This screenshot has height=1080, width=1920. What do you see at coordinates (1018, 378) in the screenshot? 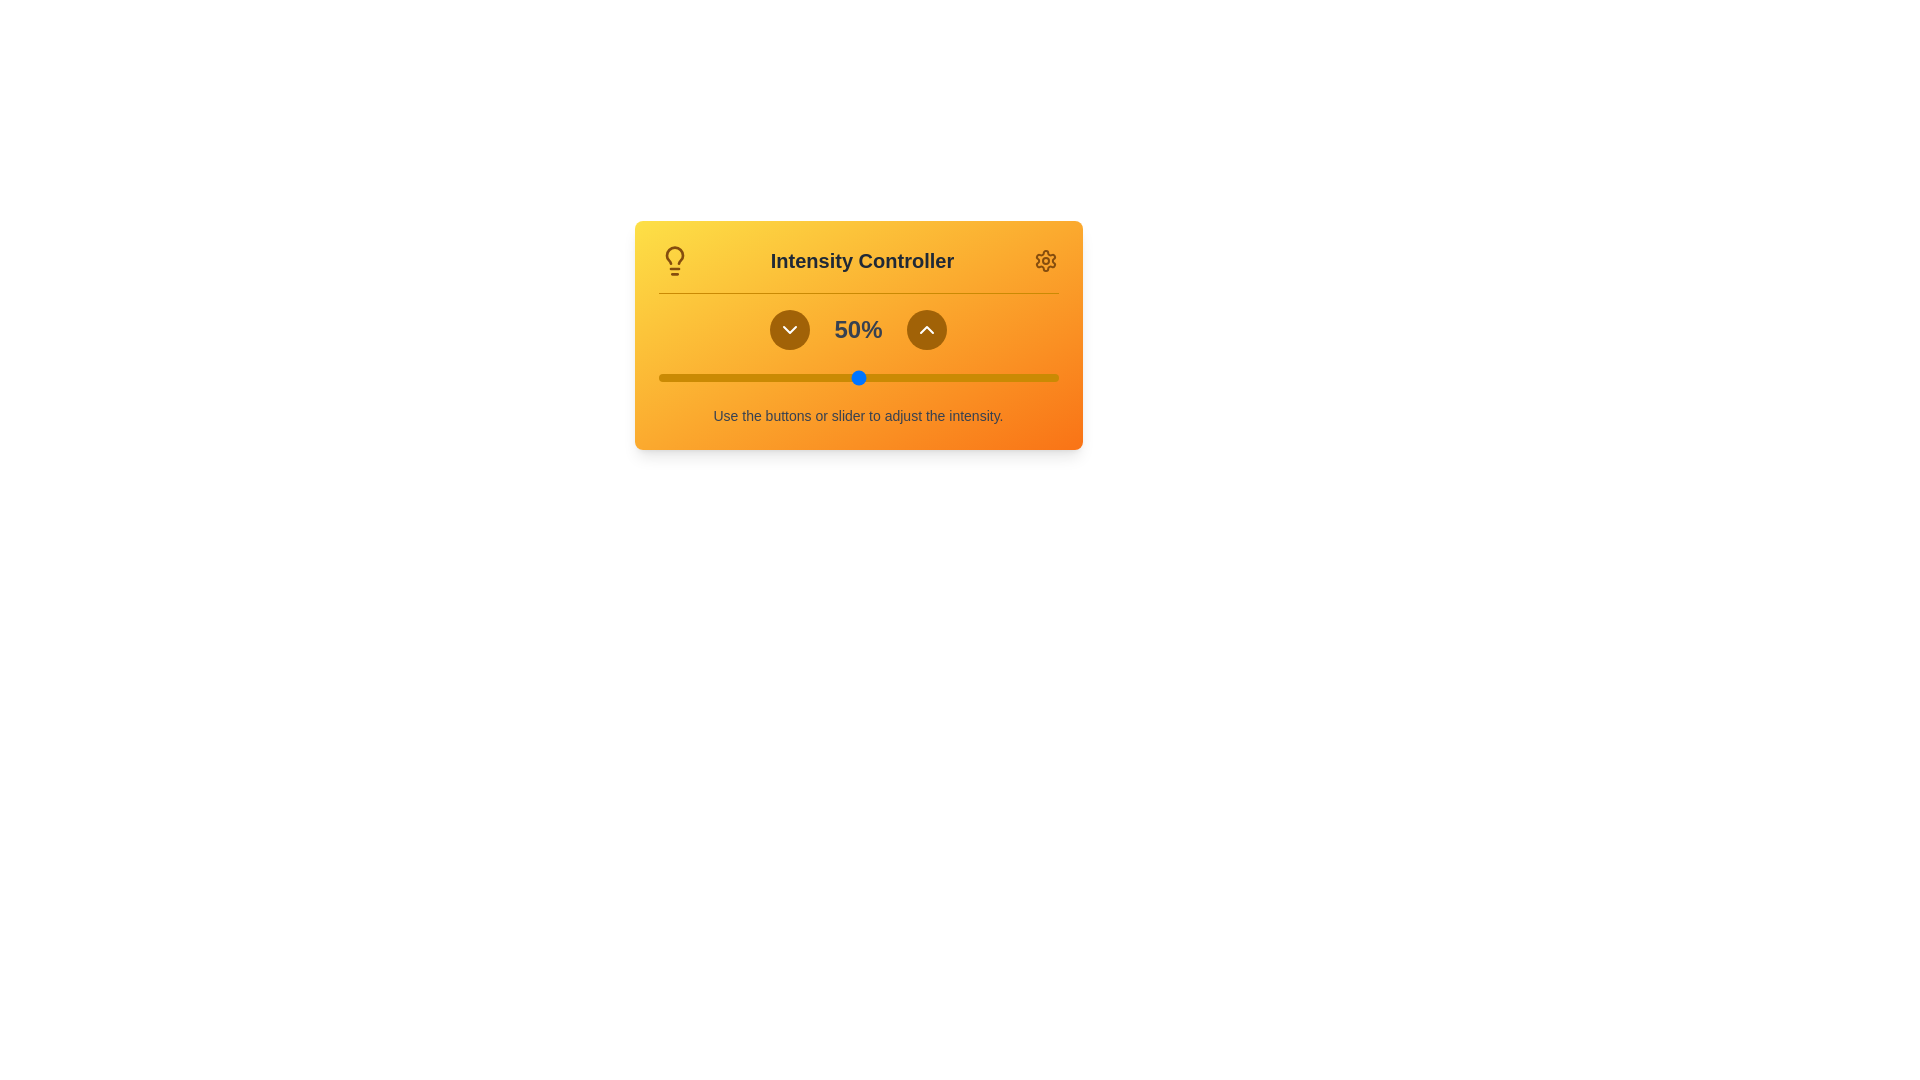
I see `intensity` at bounding box center [1018, 378].